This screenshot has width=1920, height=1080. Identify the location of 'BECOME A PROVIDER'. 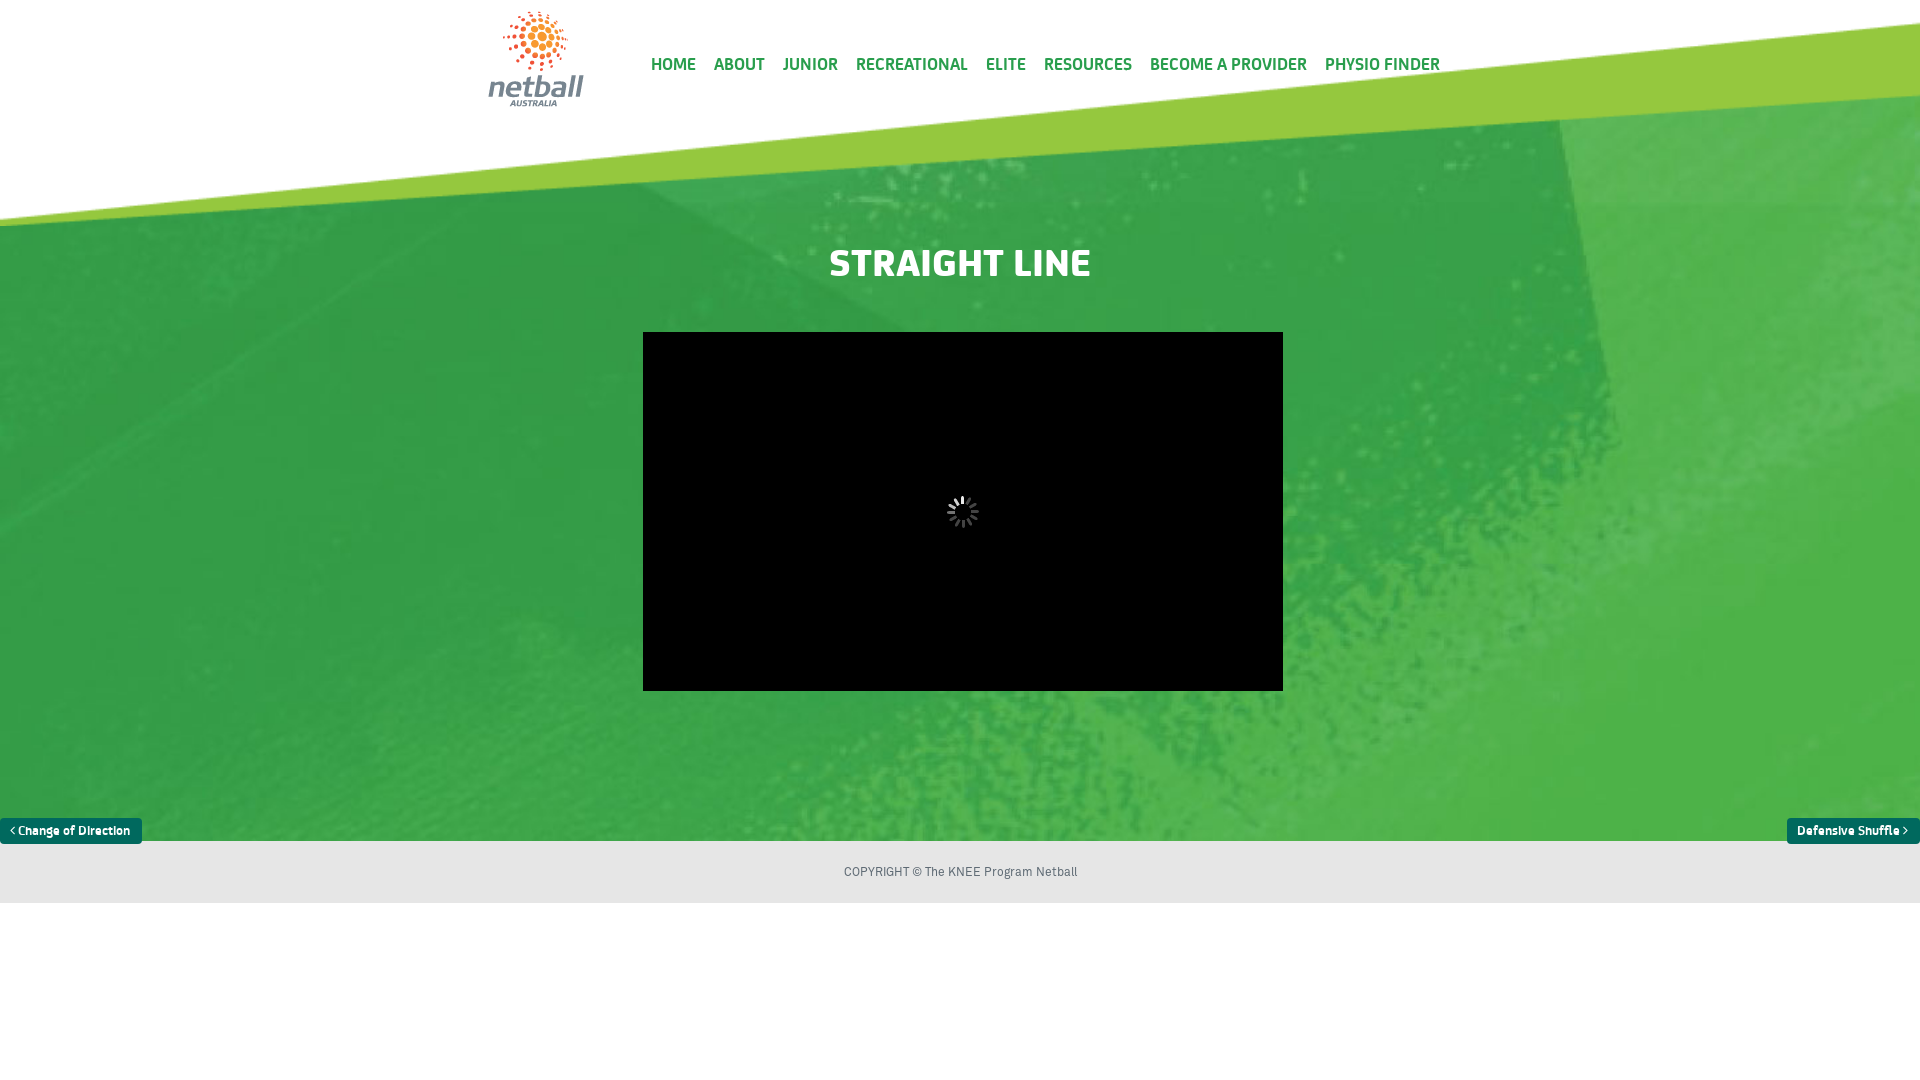
(1132, 63).